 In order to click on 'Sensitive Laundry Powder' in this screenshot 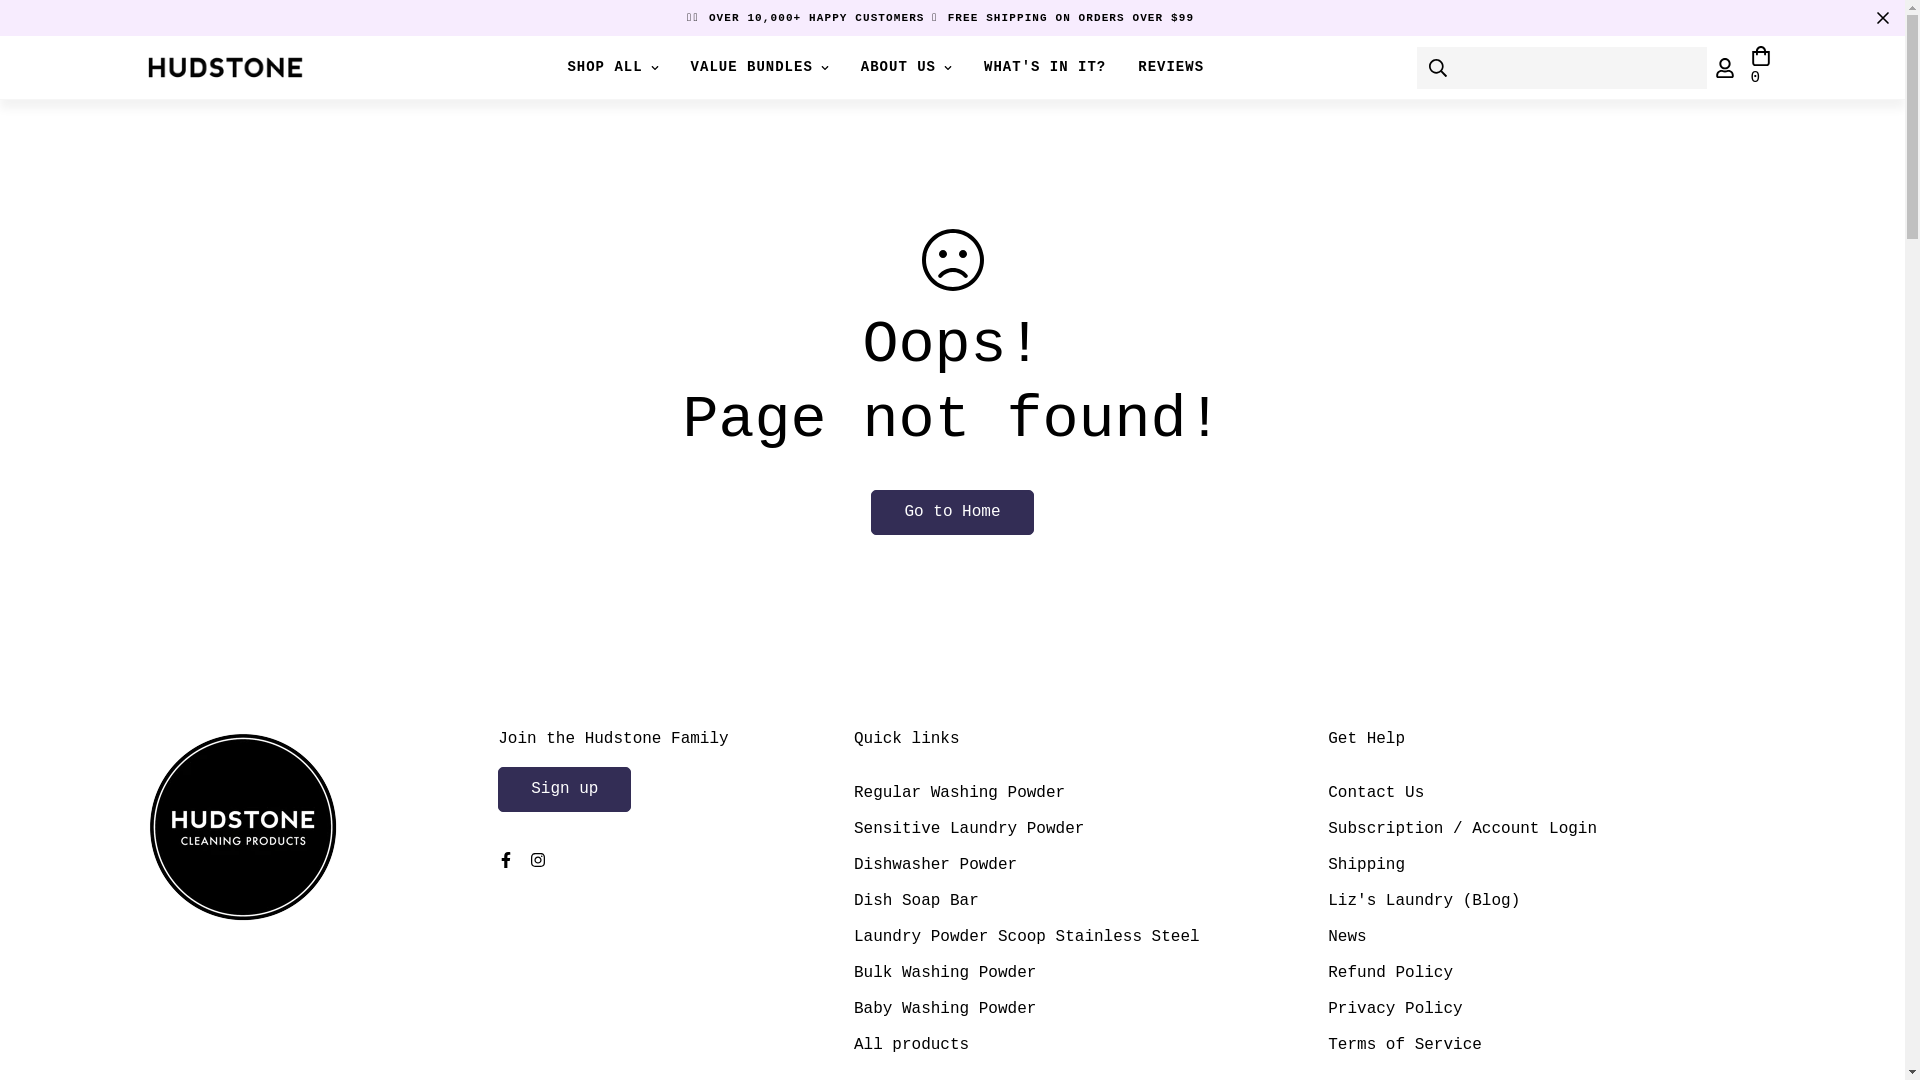, I will do `click(969, 829)`.